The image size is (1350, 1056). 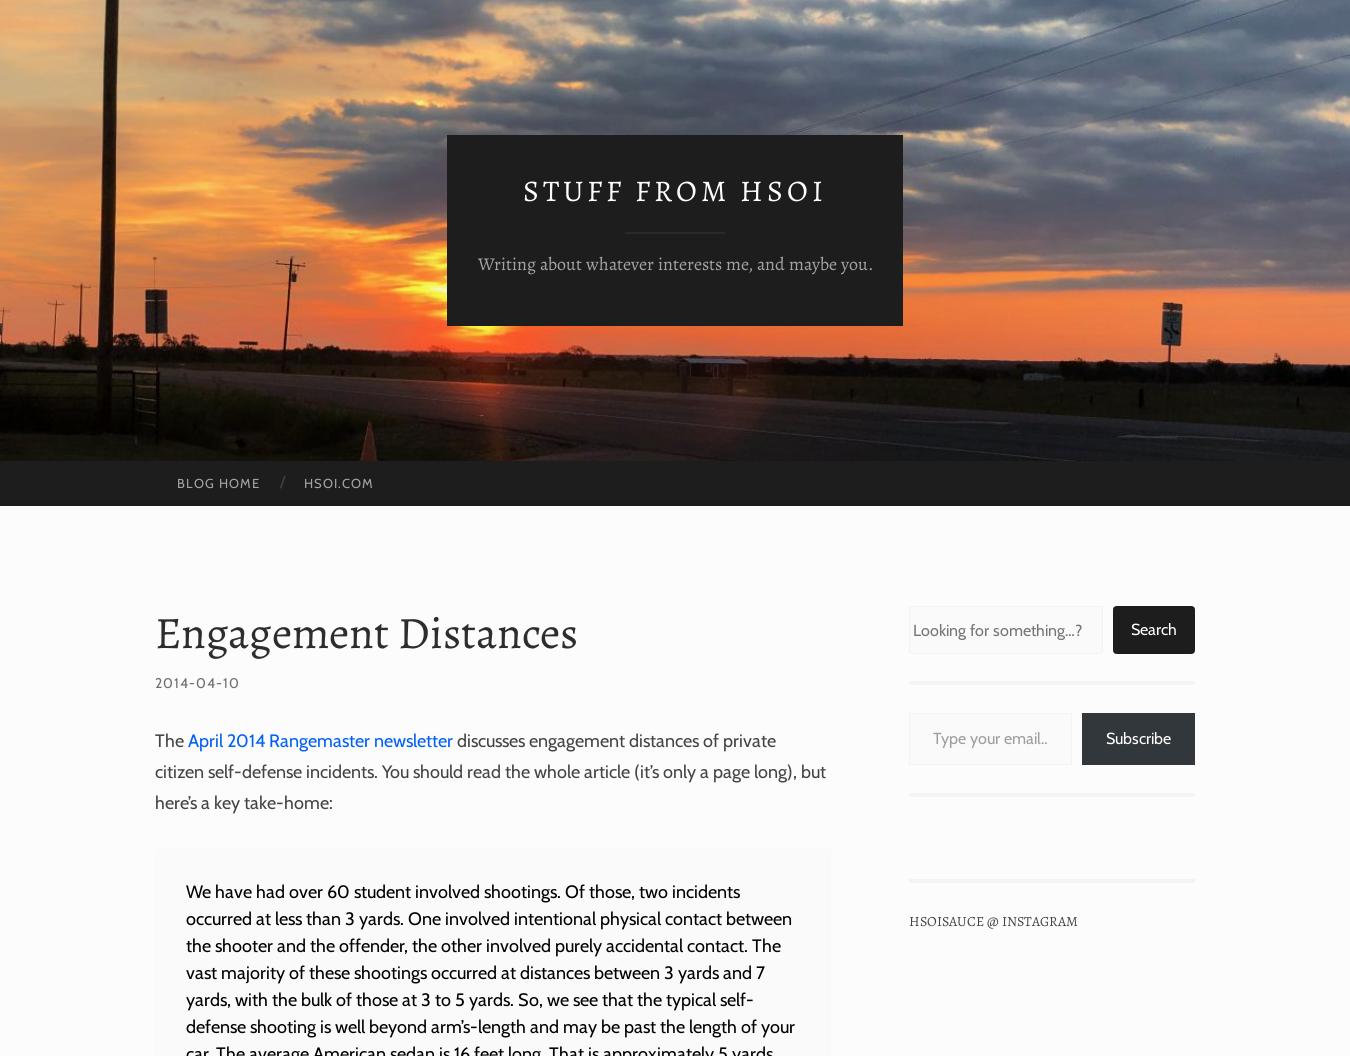 I want to click on 'Engagement Distances', so click(x=154, y=631).